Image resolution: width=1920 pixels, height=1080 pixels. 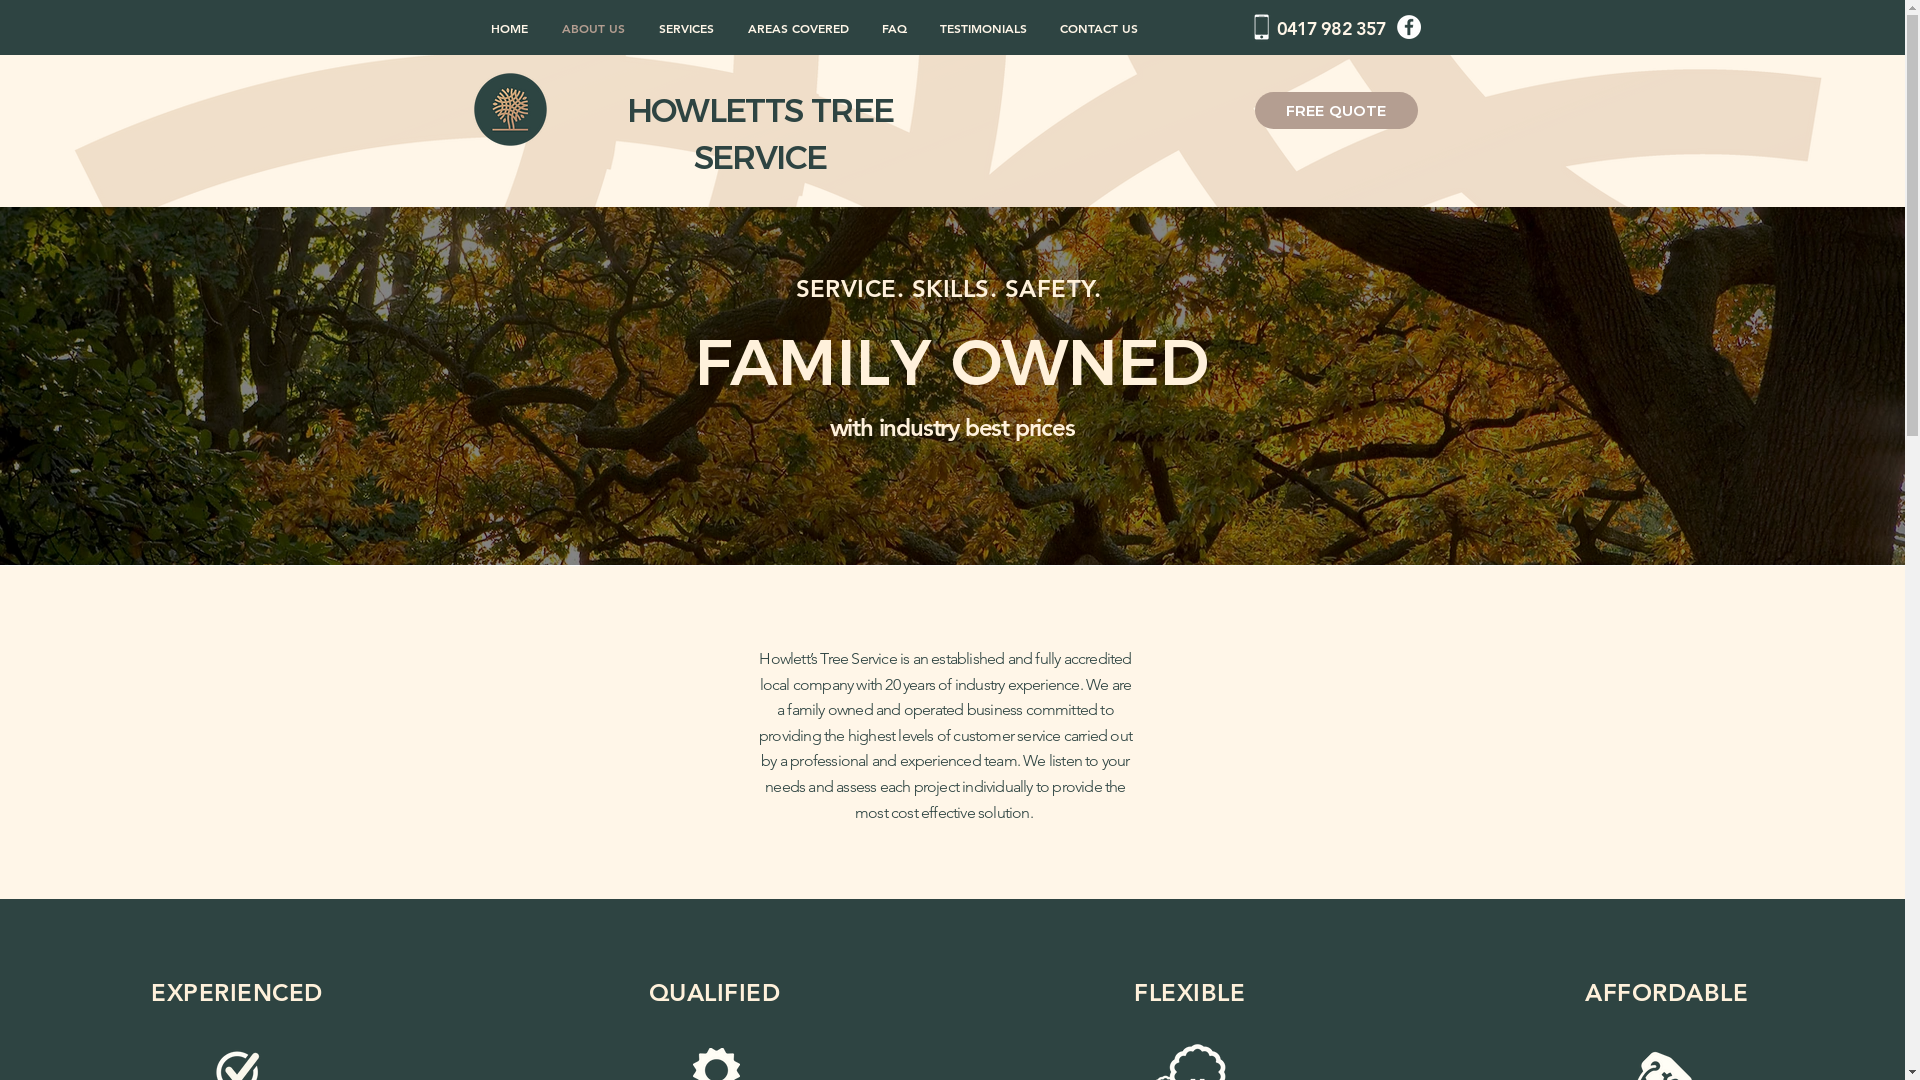 I want to click on 'HOME', so click(x=473, y=28).